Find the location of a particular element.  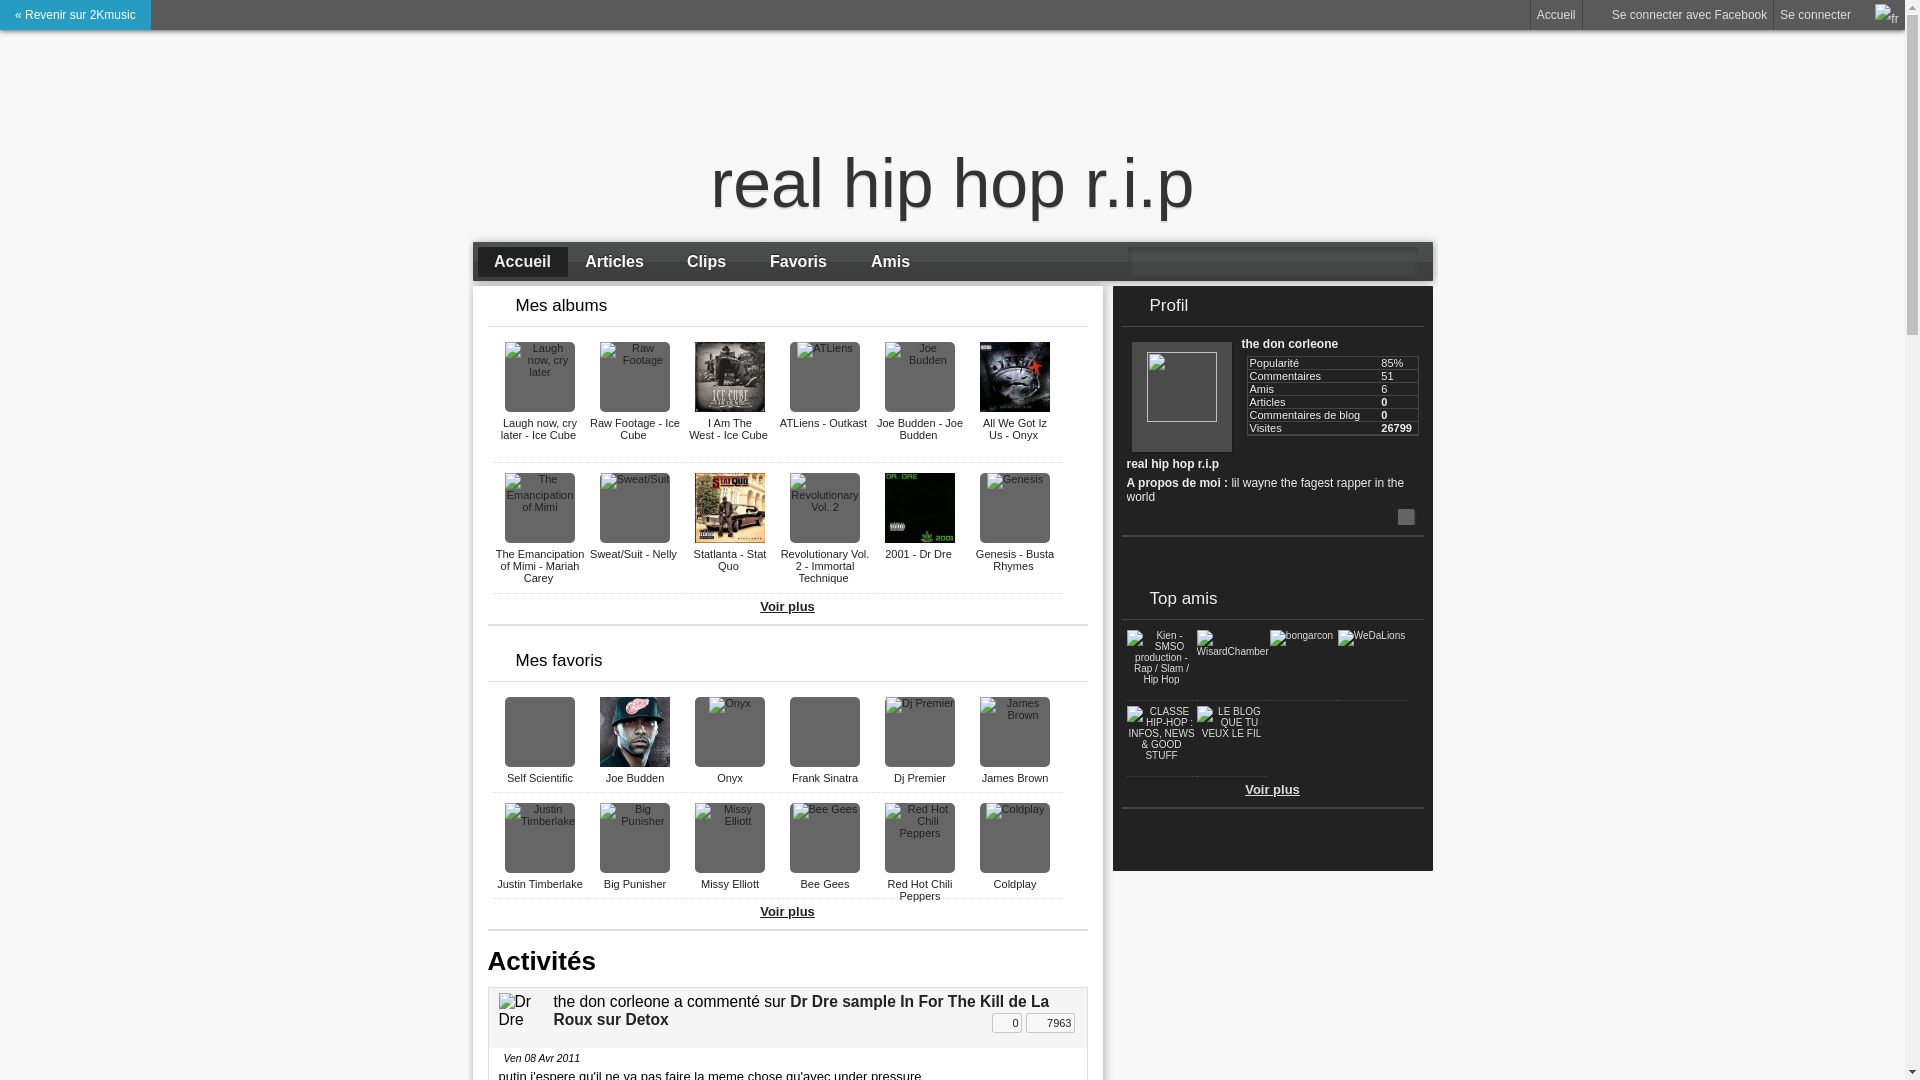

'Red Hot Chili Peppers' is located at coordinates (919, 889).